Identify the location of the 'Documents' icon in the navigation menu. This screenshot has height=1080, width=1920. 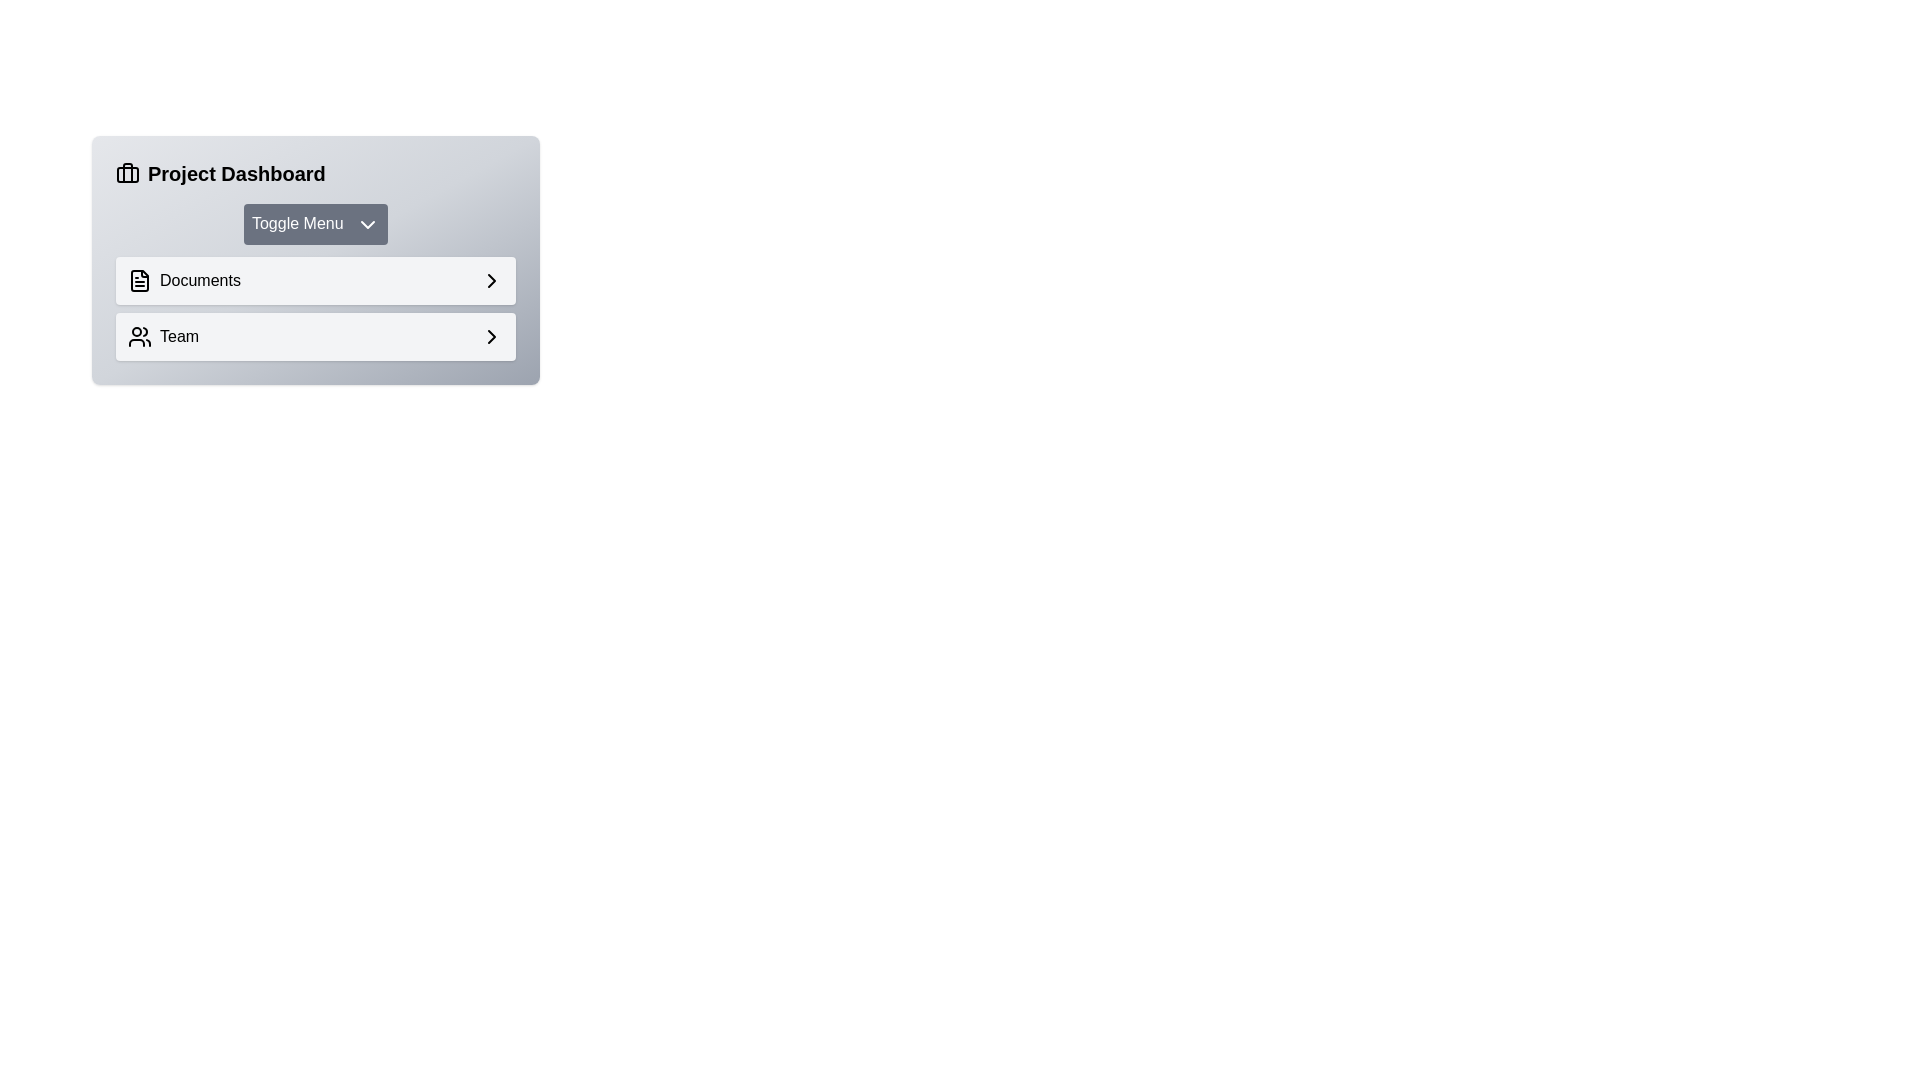
(138, 280).